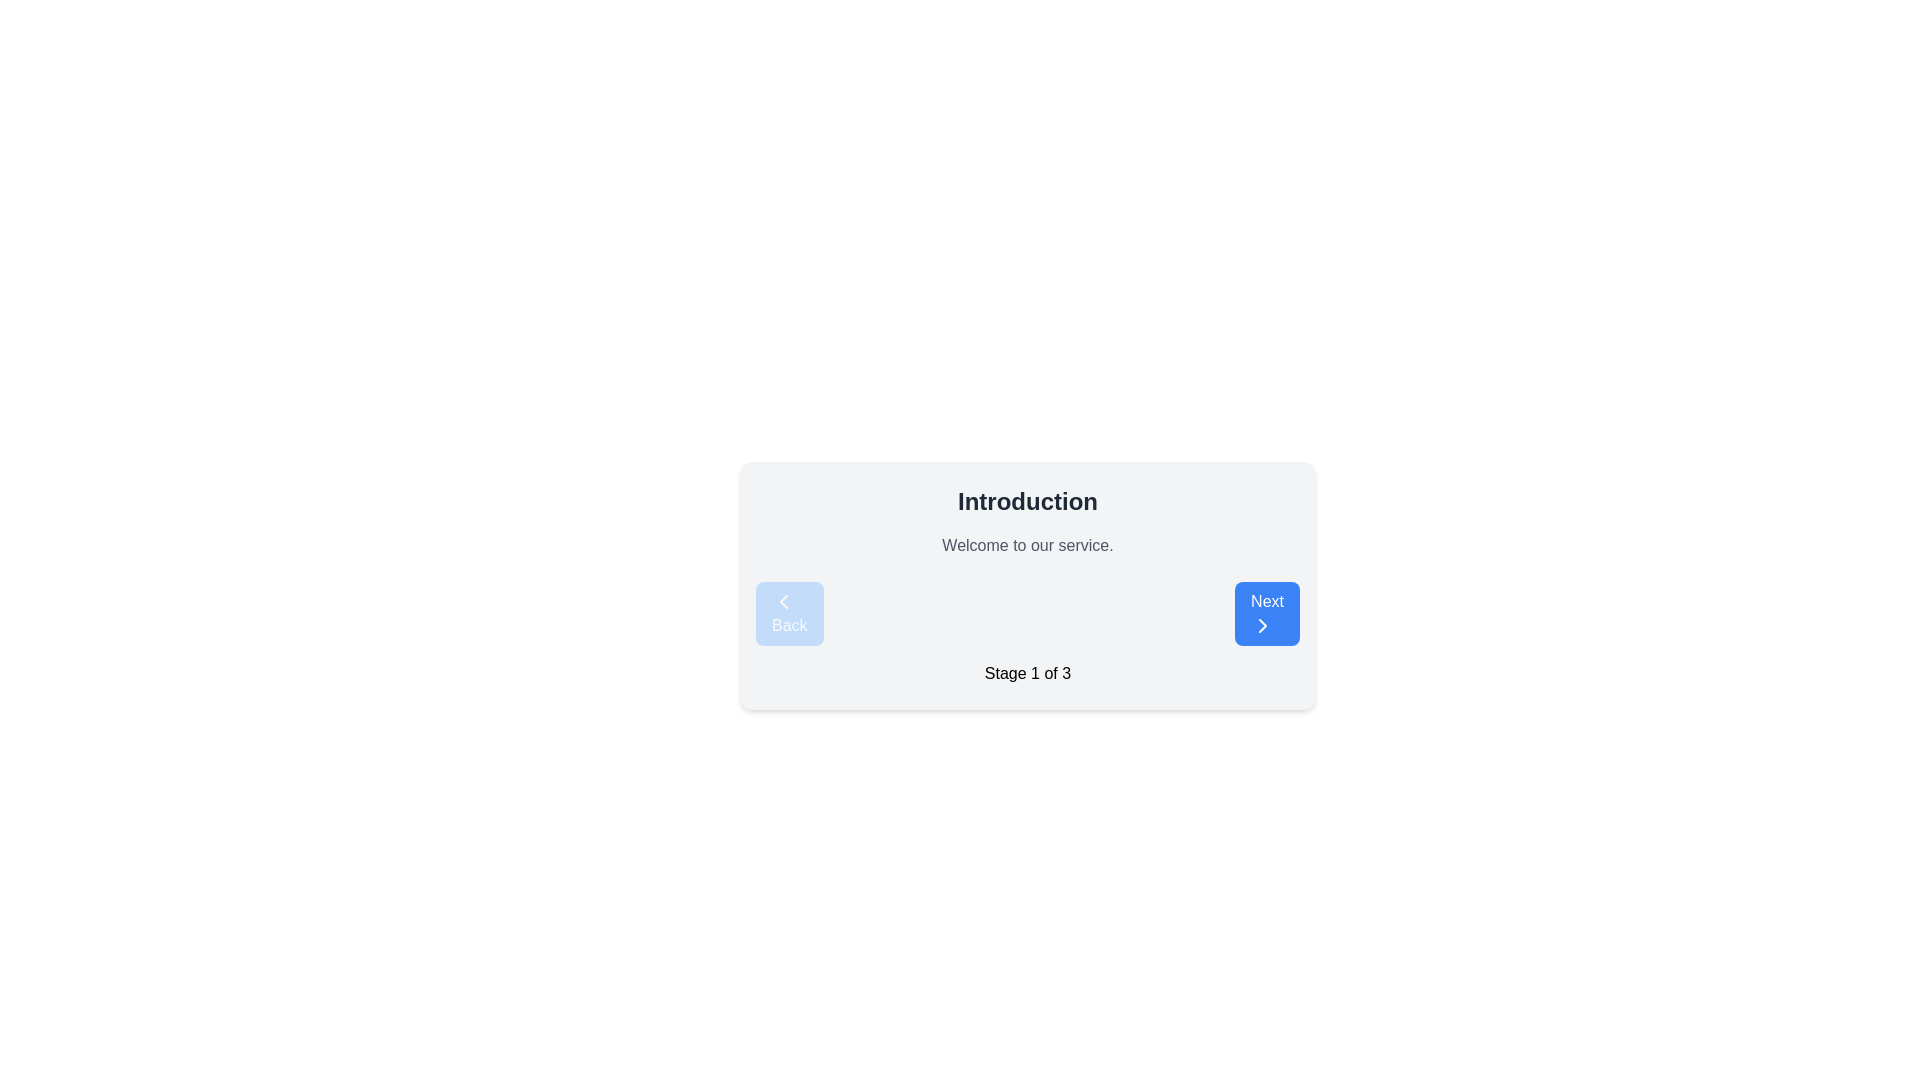 The width and height of the screenshot is (1920, 1080). What do you see at coordinates (1262, 624) in the screenshot?
I see `the rightward-pointing chevron icon located within the 'Next' button in the navigation interface, positioned at the bottom right of the content` at bounding box center [1262, 624].